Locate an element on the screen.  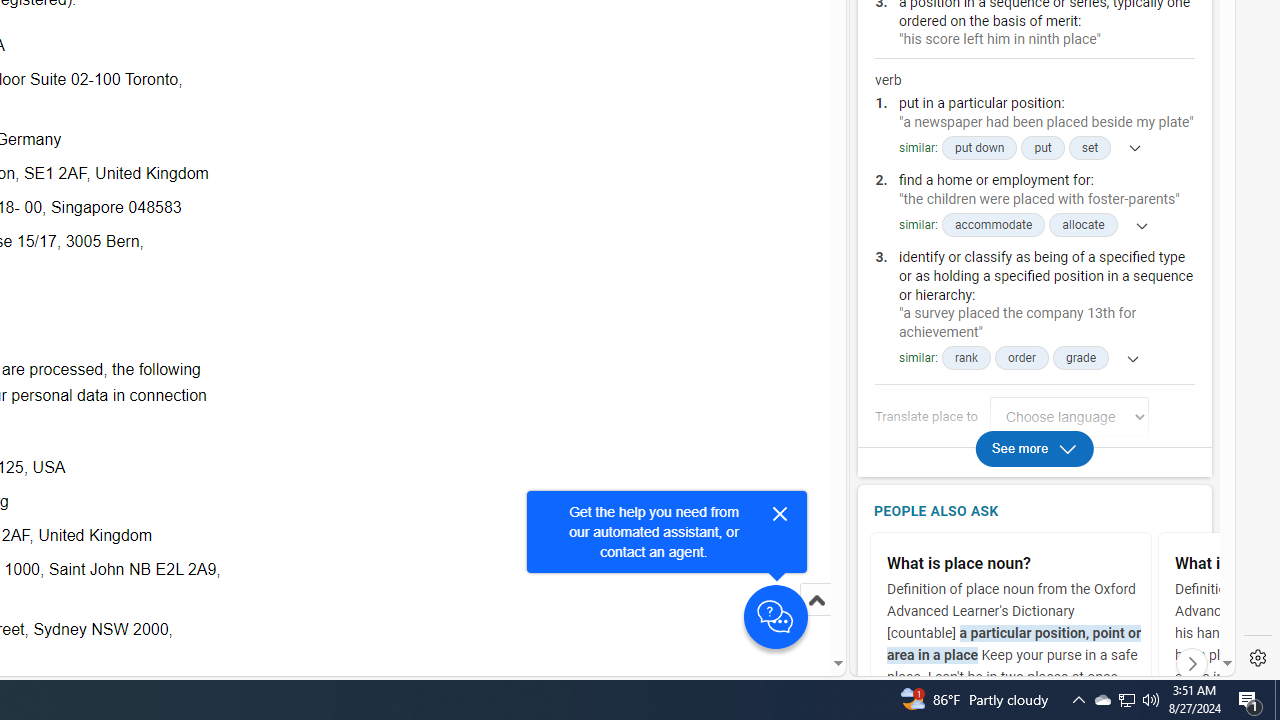
'Translate place to Choose language' is located at coordinates (1068, 416).